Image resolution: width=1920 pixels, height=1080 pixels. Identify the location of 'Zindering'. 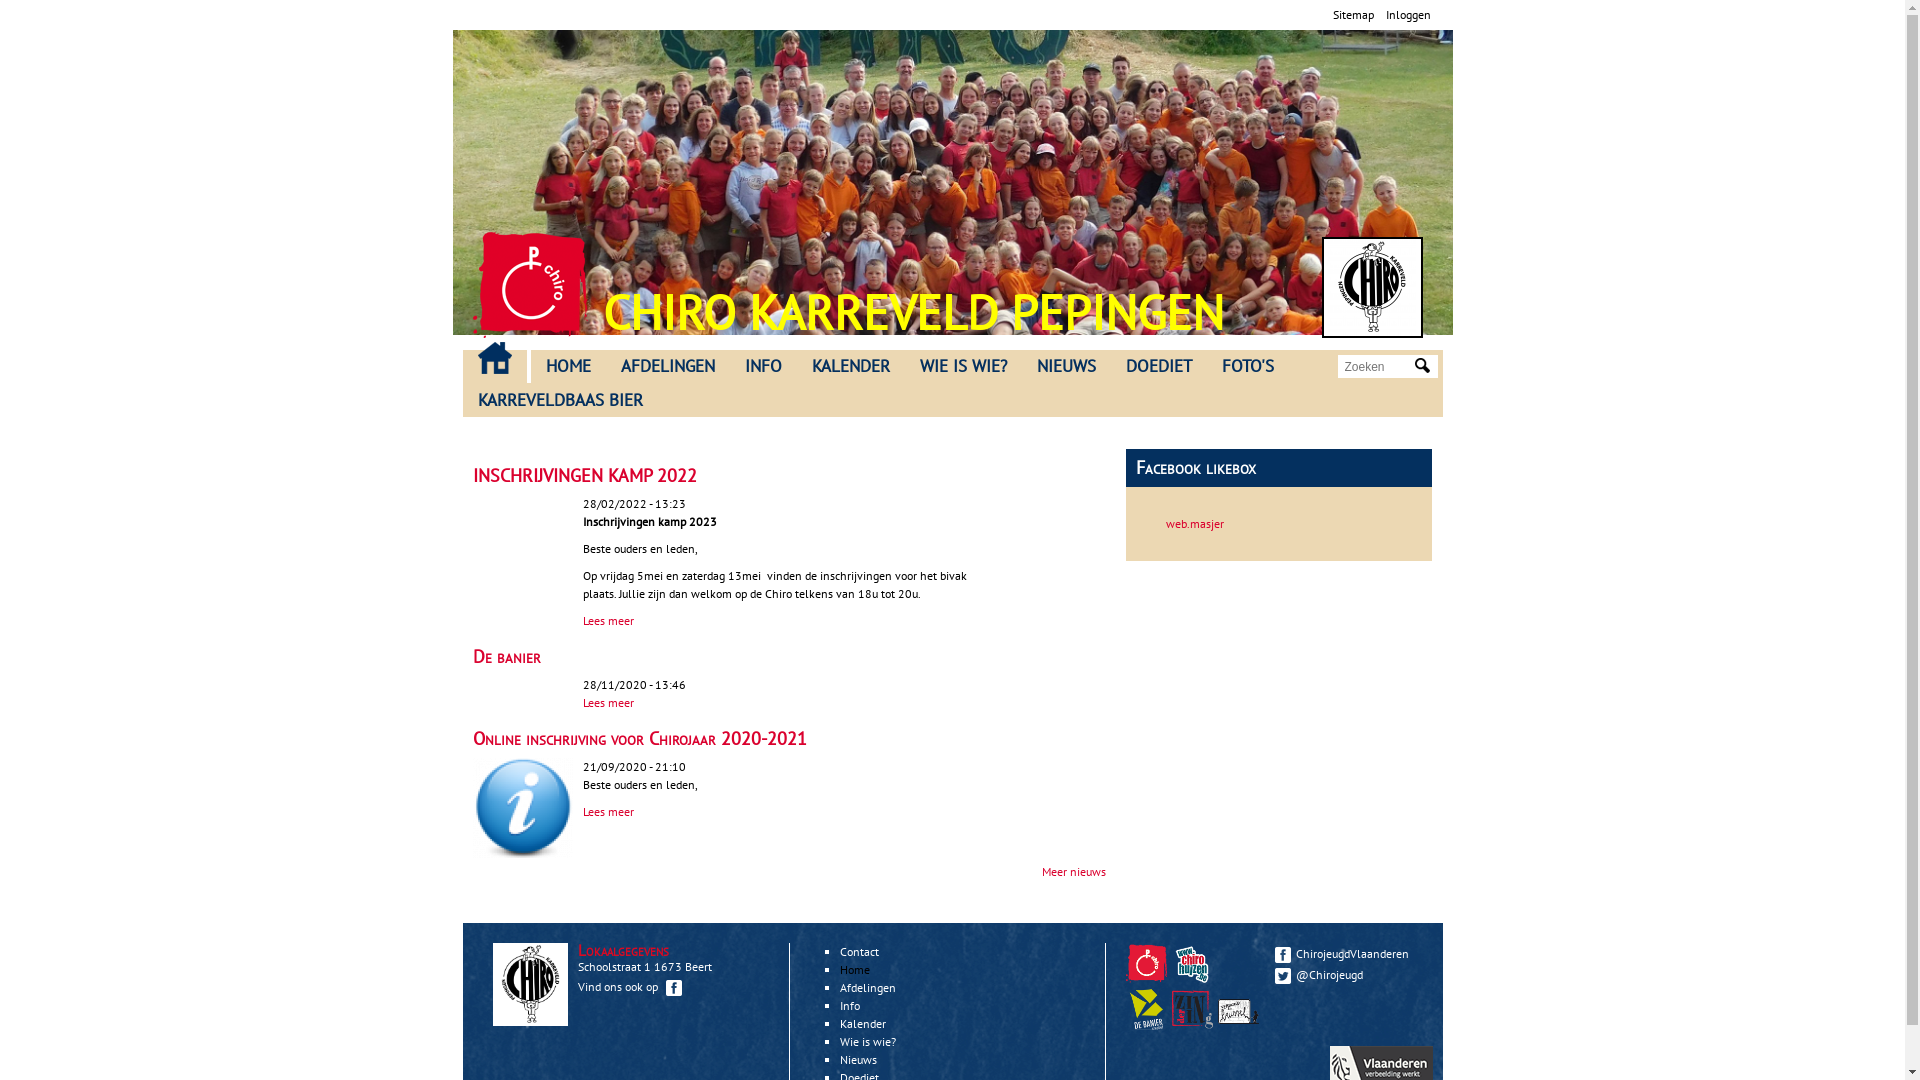
(1195, 1025).